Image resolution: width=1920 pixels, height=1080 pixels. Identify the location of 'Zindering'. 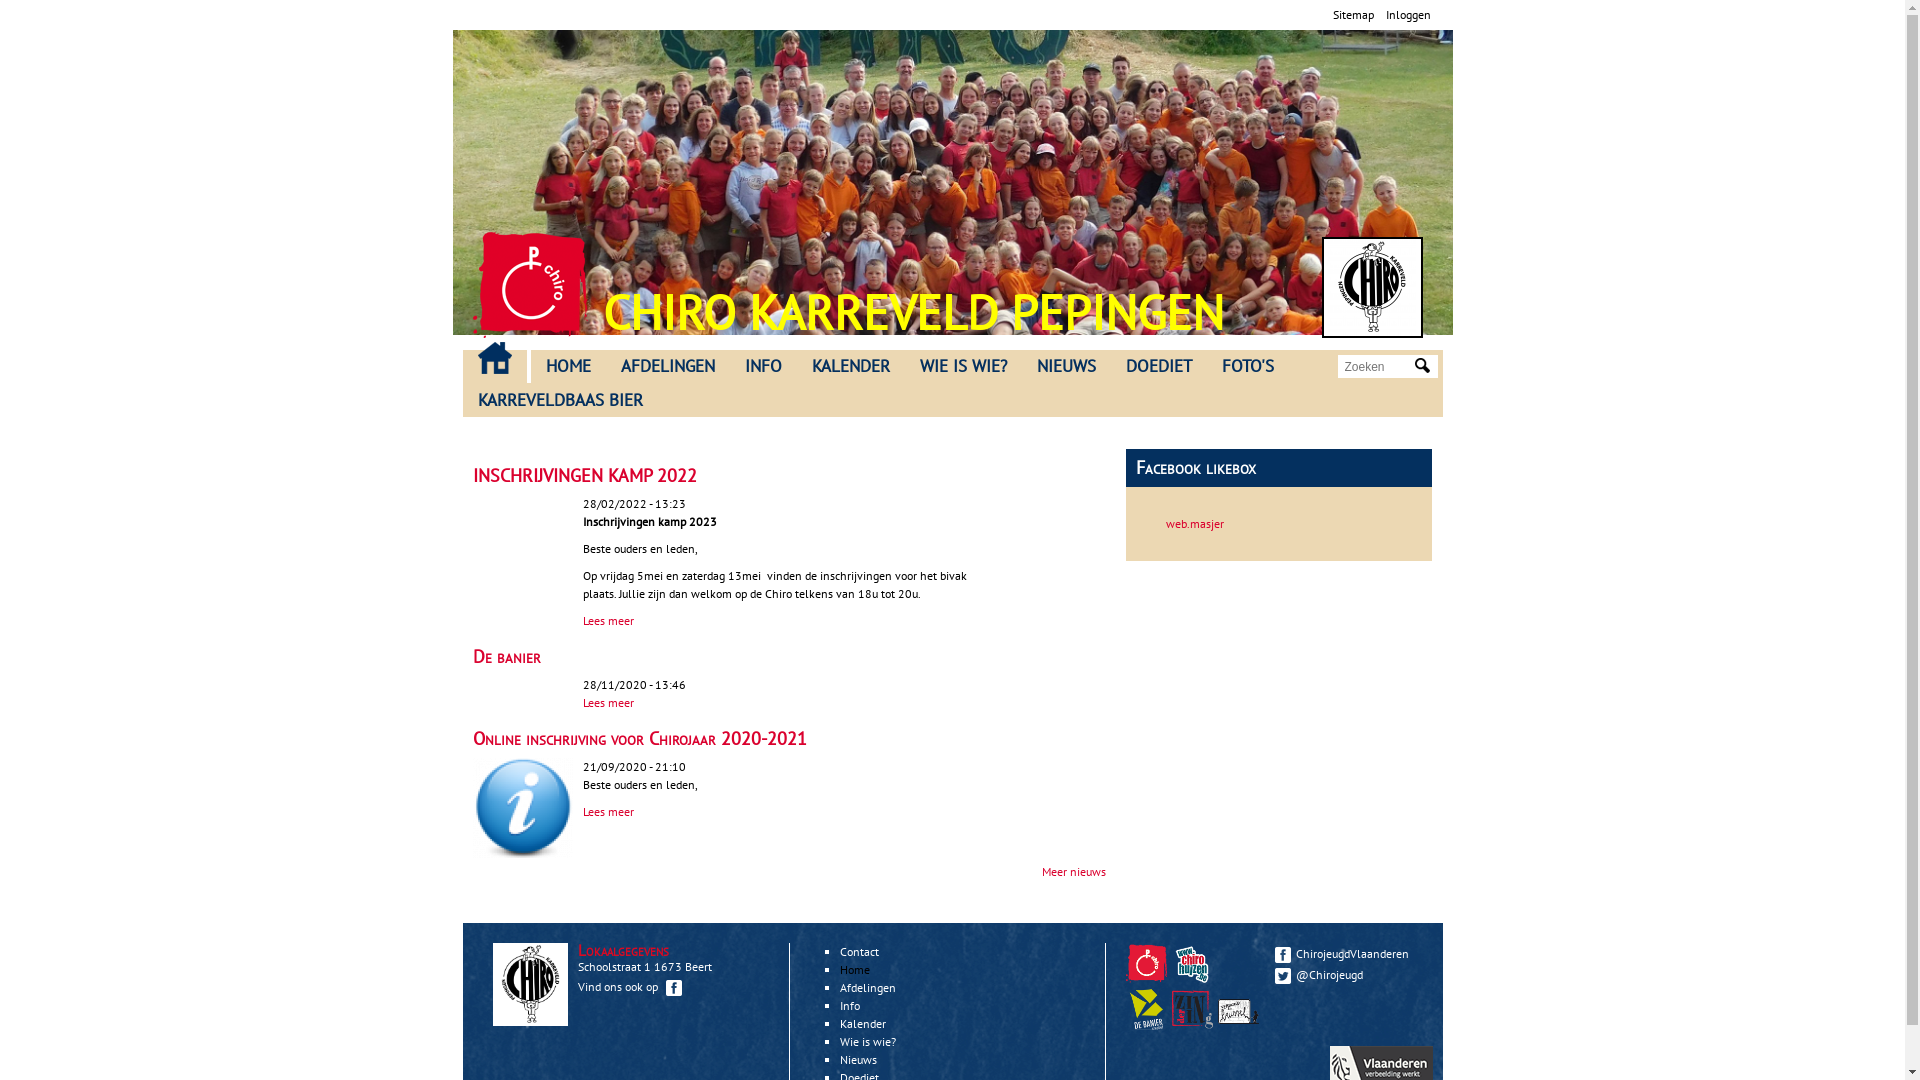
(1195, 1025).